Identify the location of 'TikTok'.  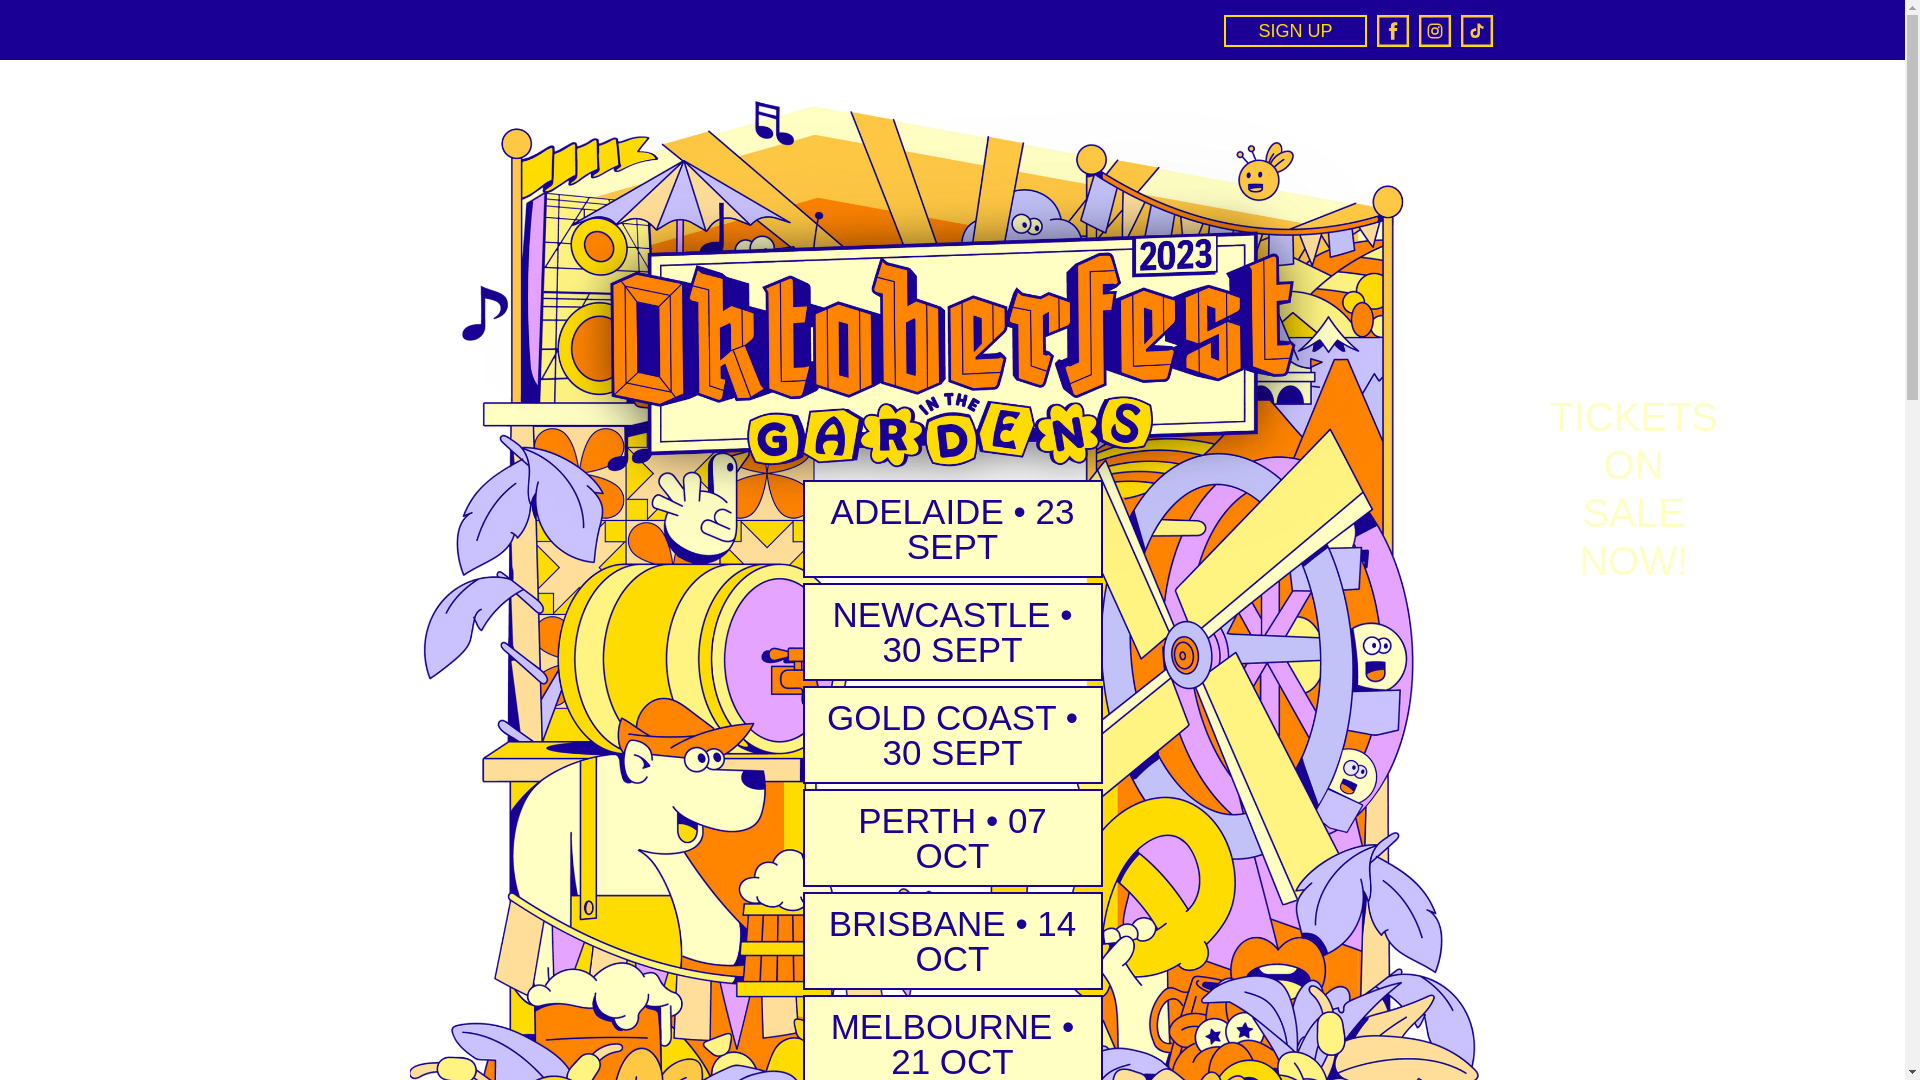
(1476, 30).